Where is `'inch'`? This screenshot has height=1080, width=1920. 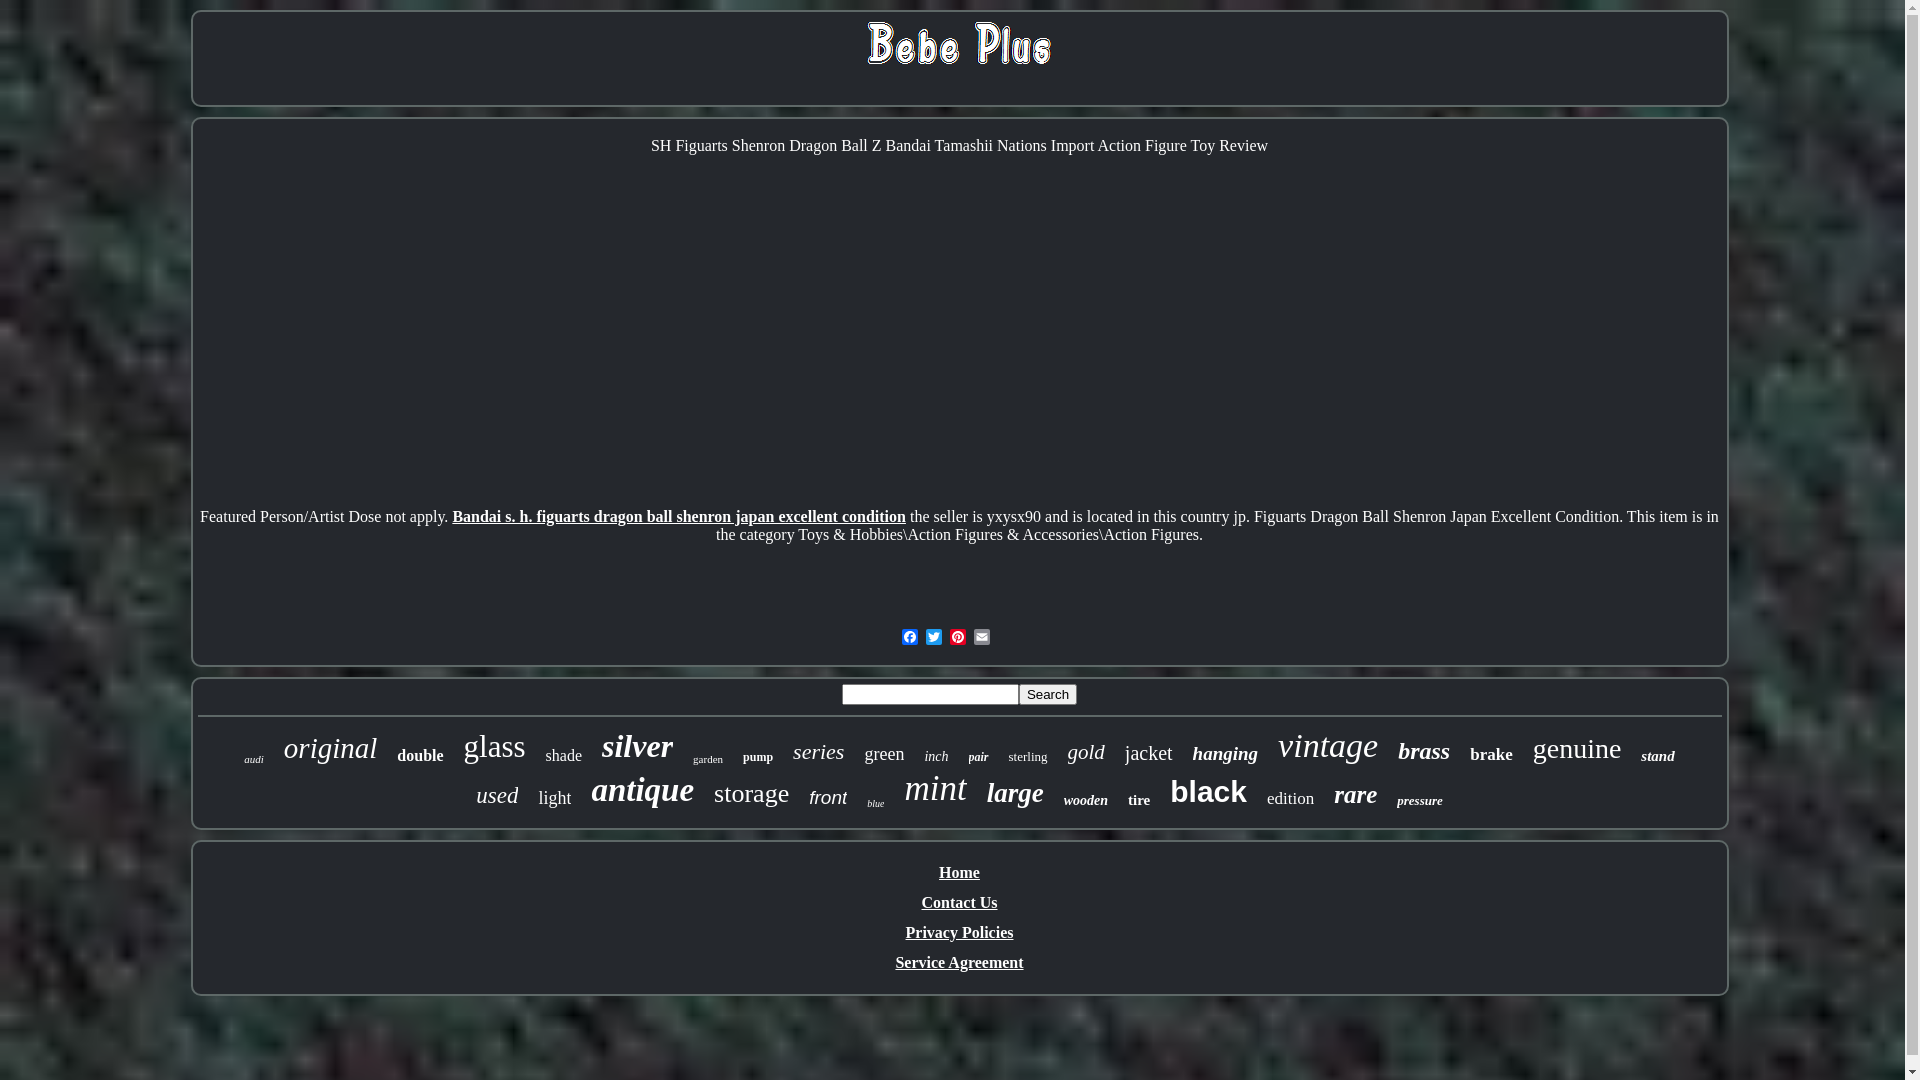 'inch' is located at coordinates (935, 756).